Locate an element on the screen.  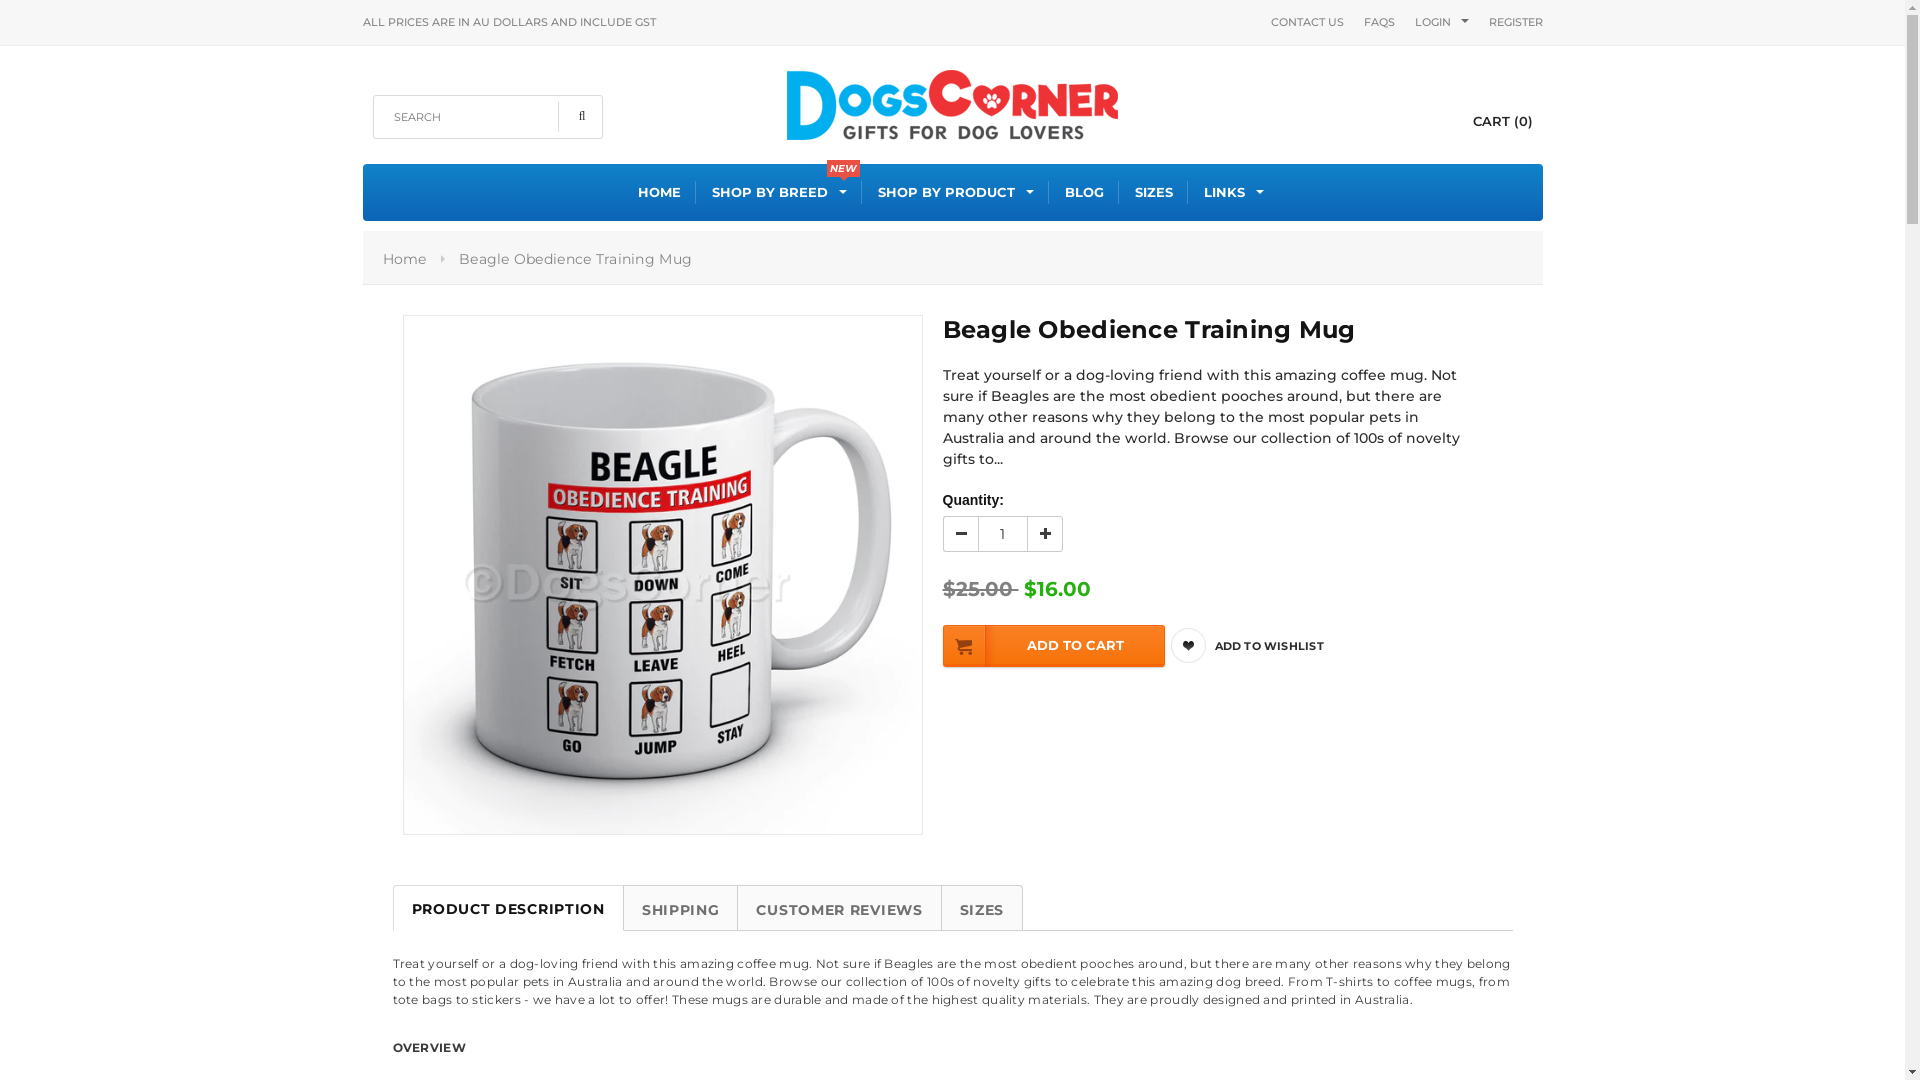
'LOGIN' is located at coordinates (1430, 22).